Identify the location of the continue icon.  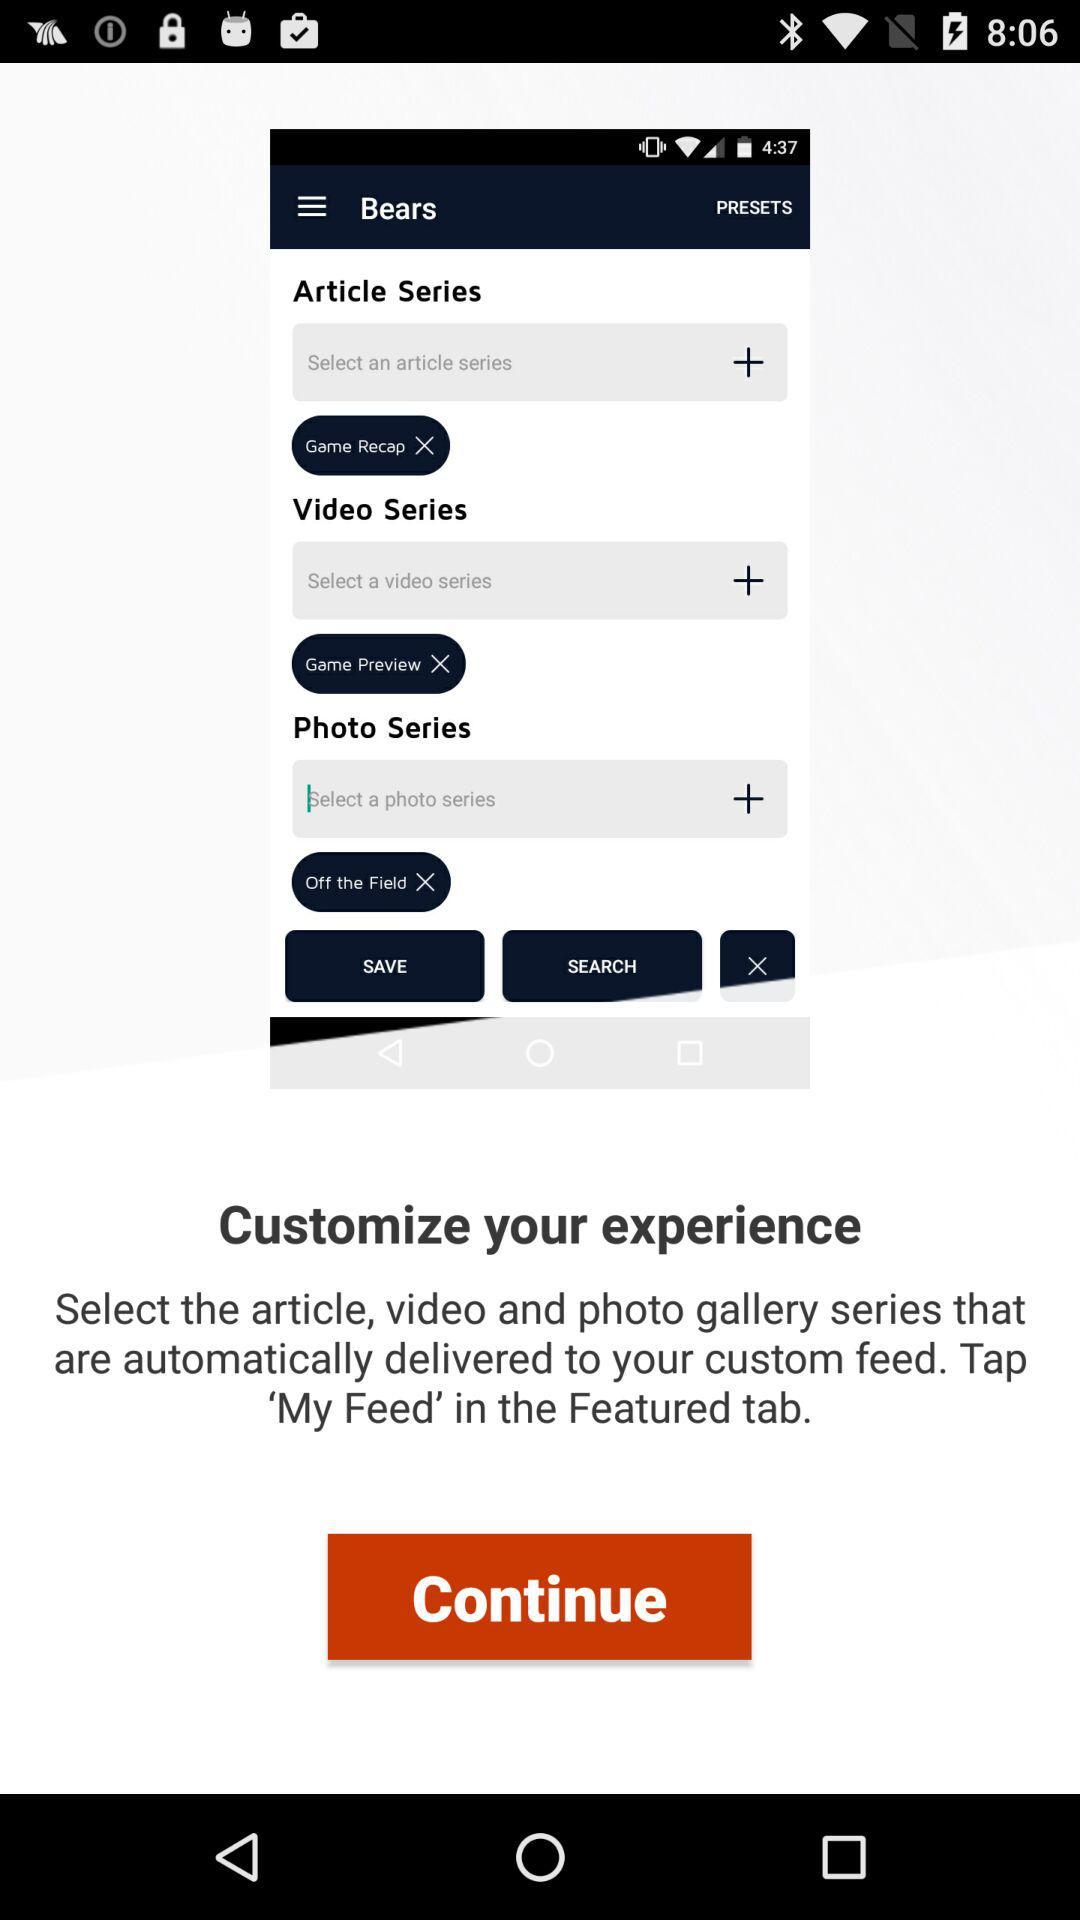
(538, 1595).